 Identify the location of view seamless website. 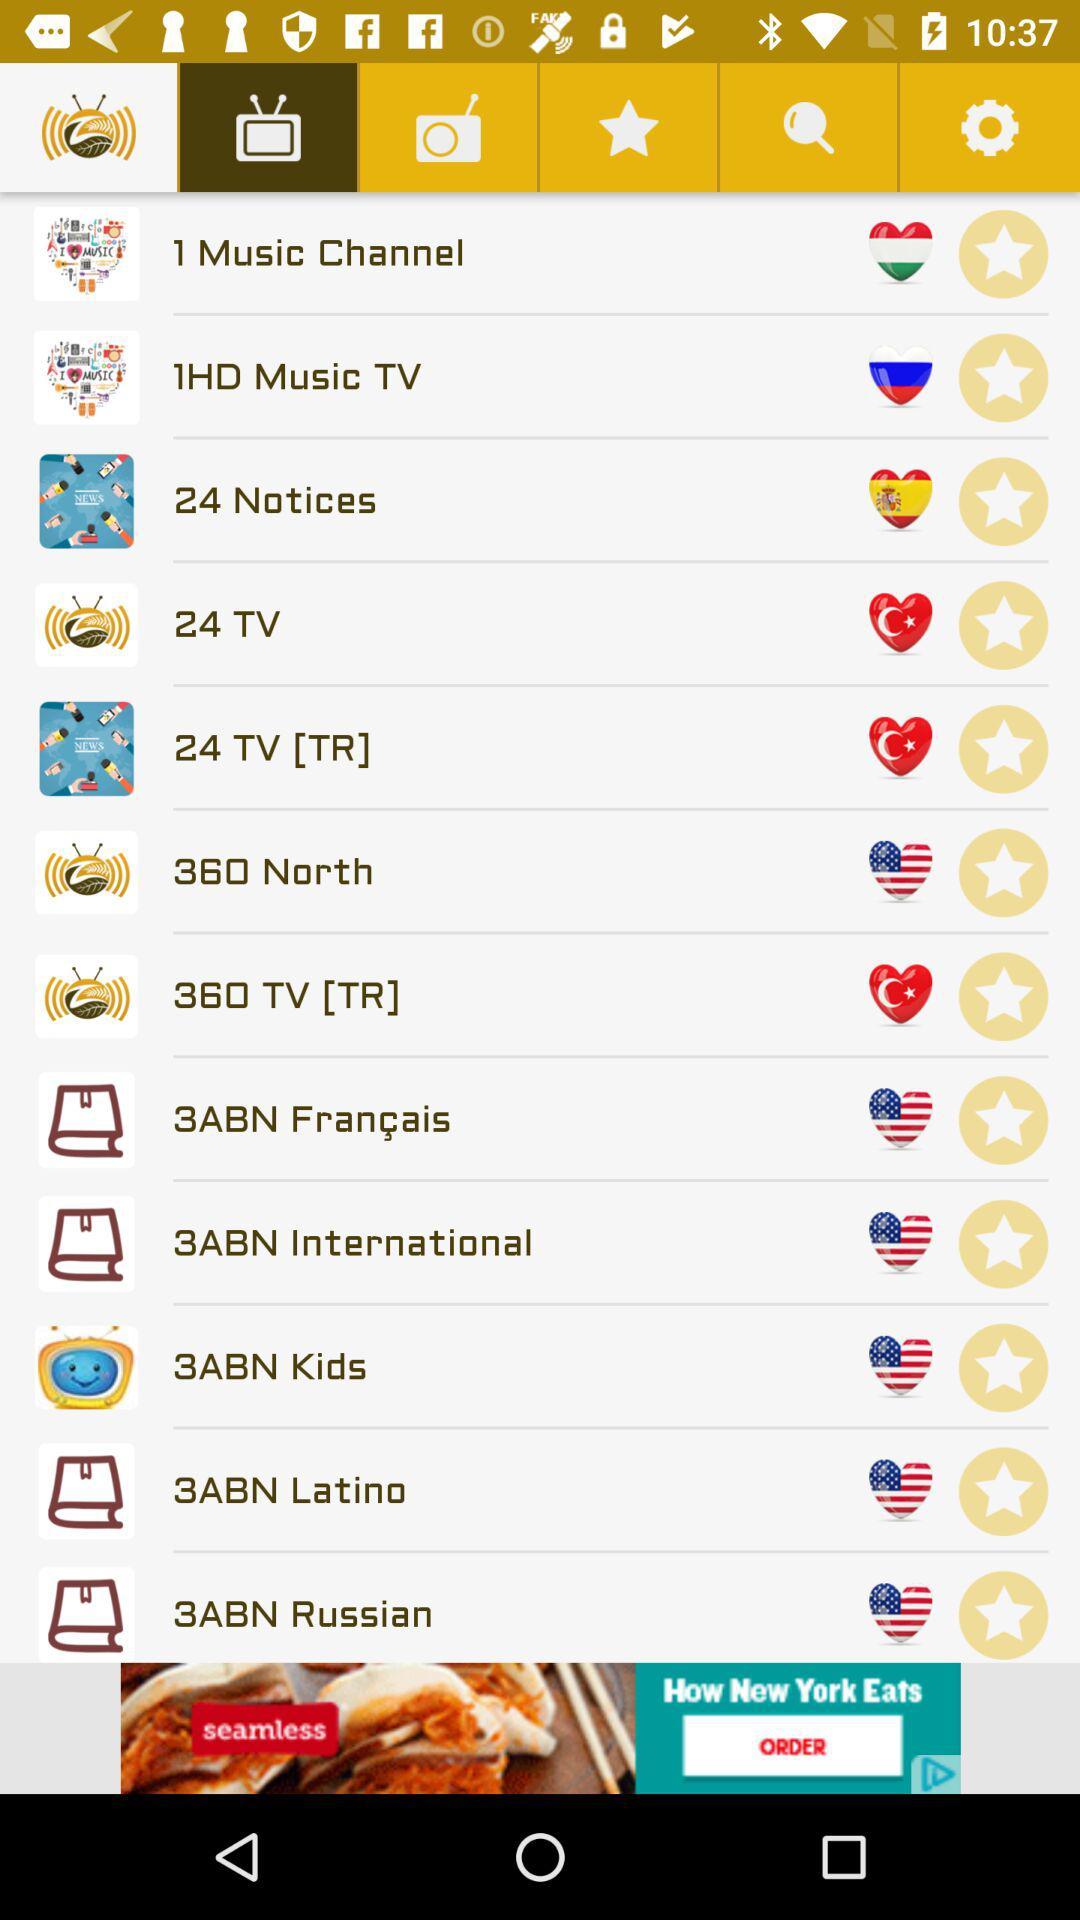
(540, 1727).